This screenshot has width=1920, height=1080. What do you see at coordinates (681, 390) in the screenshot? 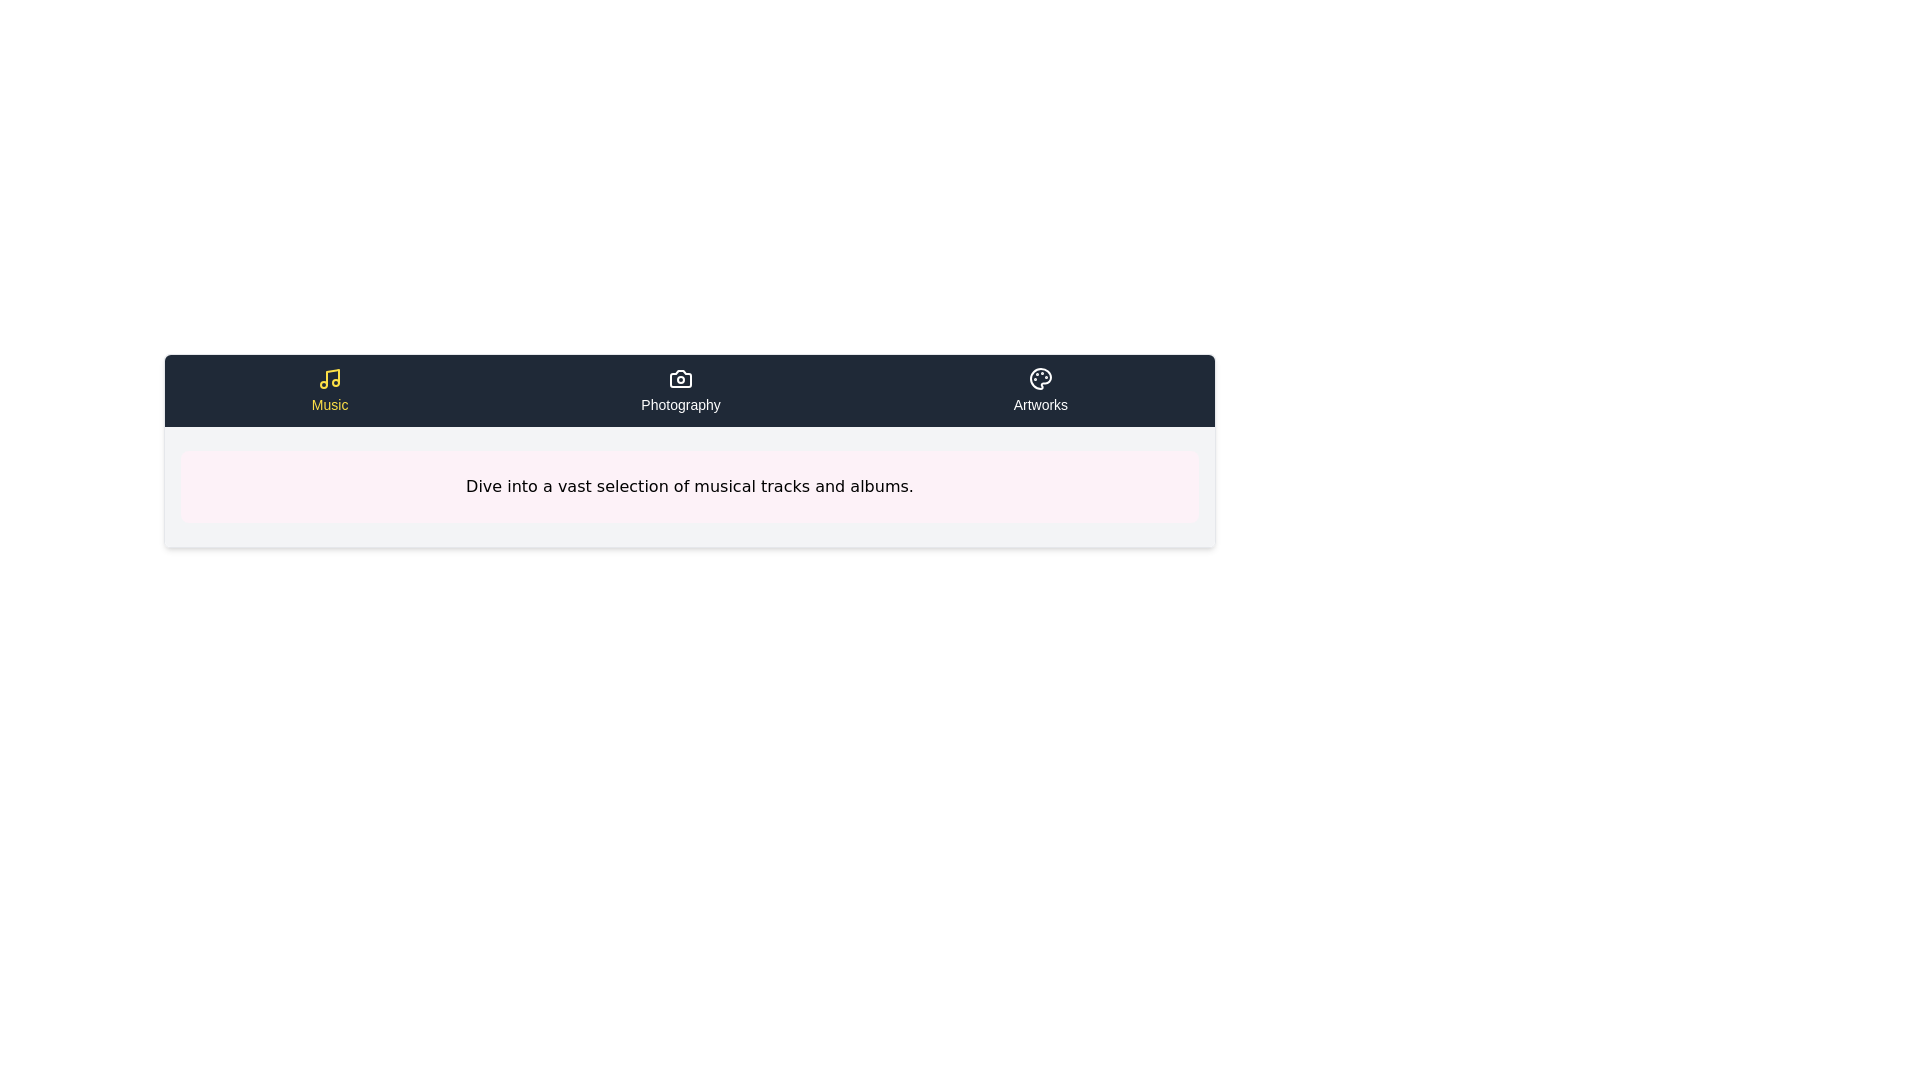
I see `the tab labeled Photography` at bounding box center [681, 390].